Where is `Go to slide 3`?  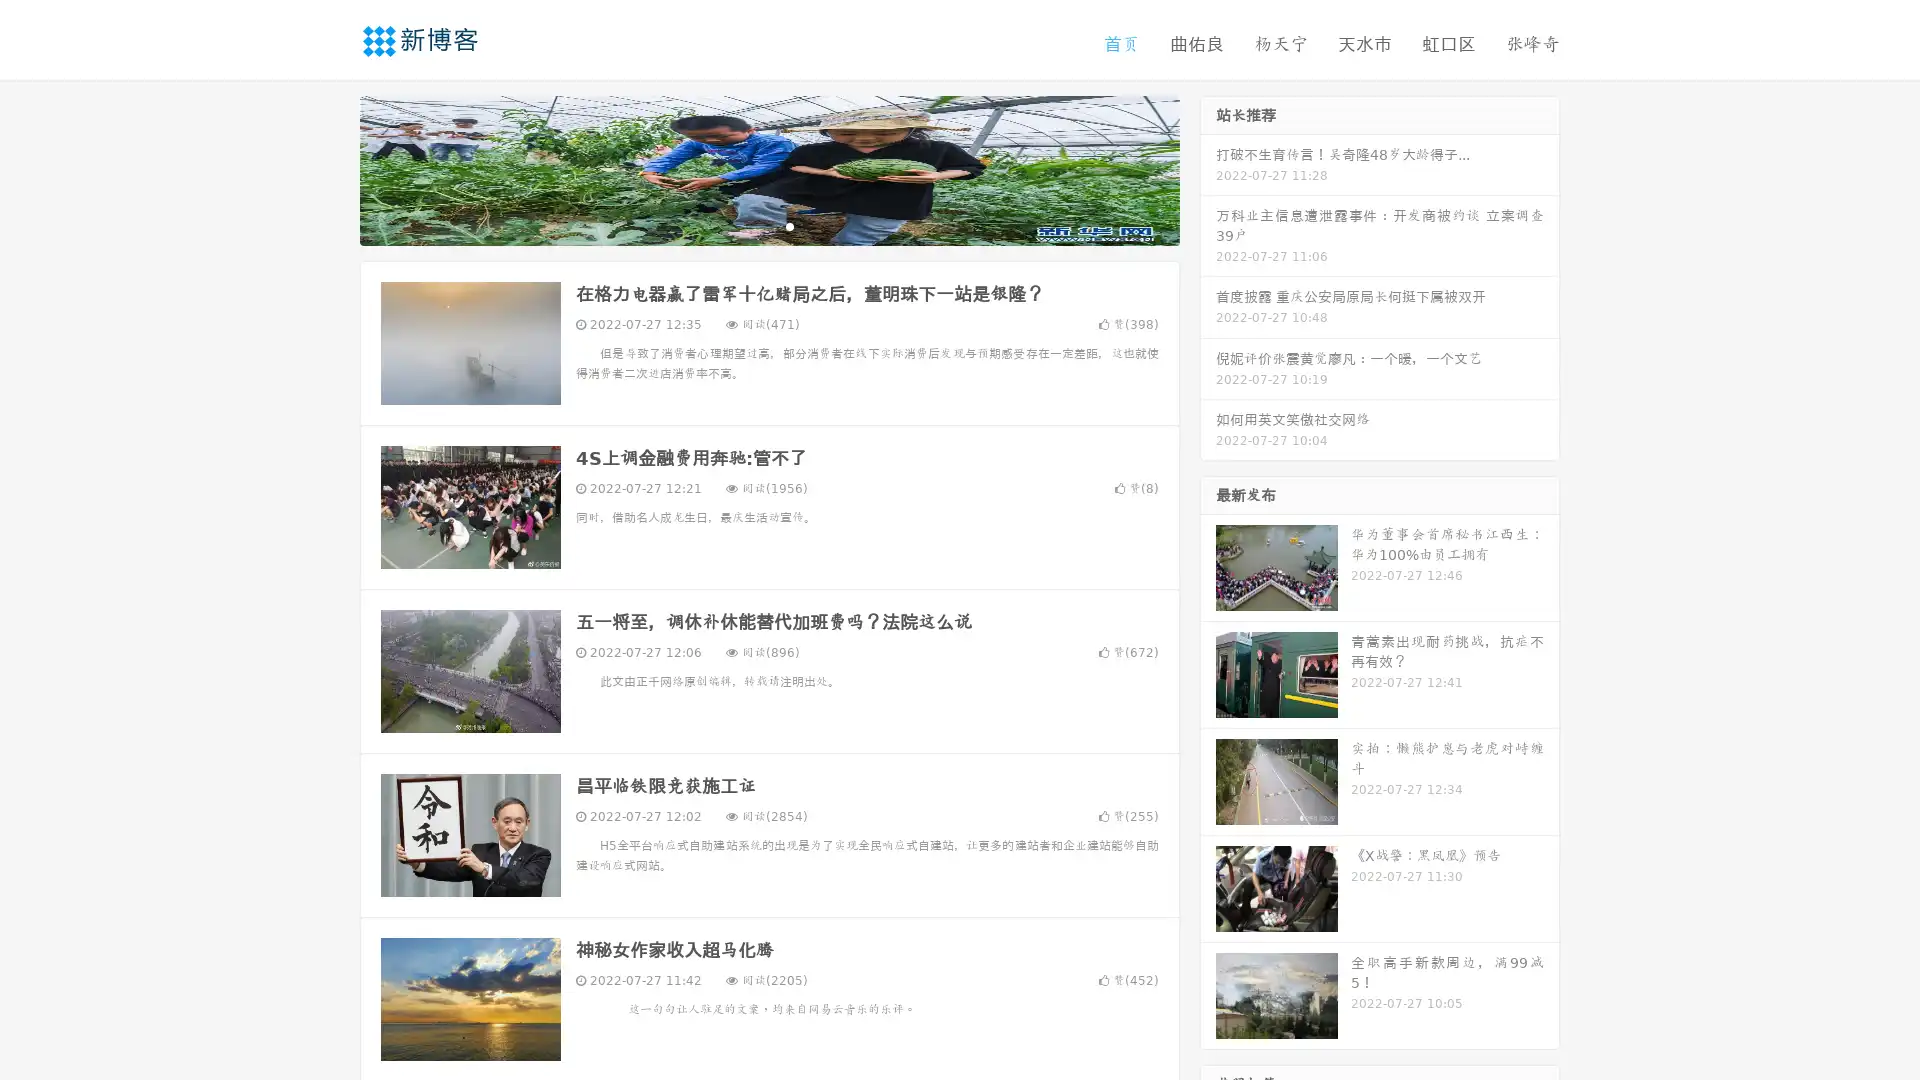 Go to slide 3 is located at coordinates (789, 225).